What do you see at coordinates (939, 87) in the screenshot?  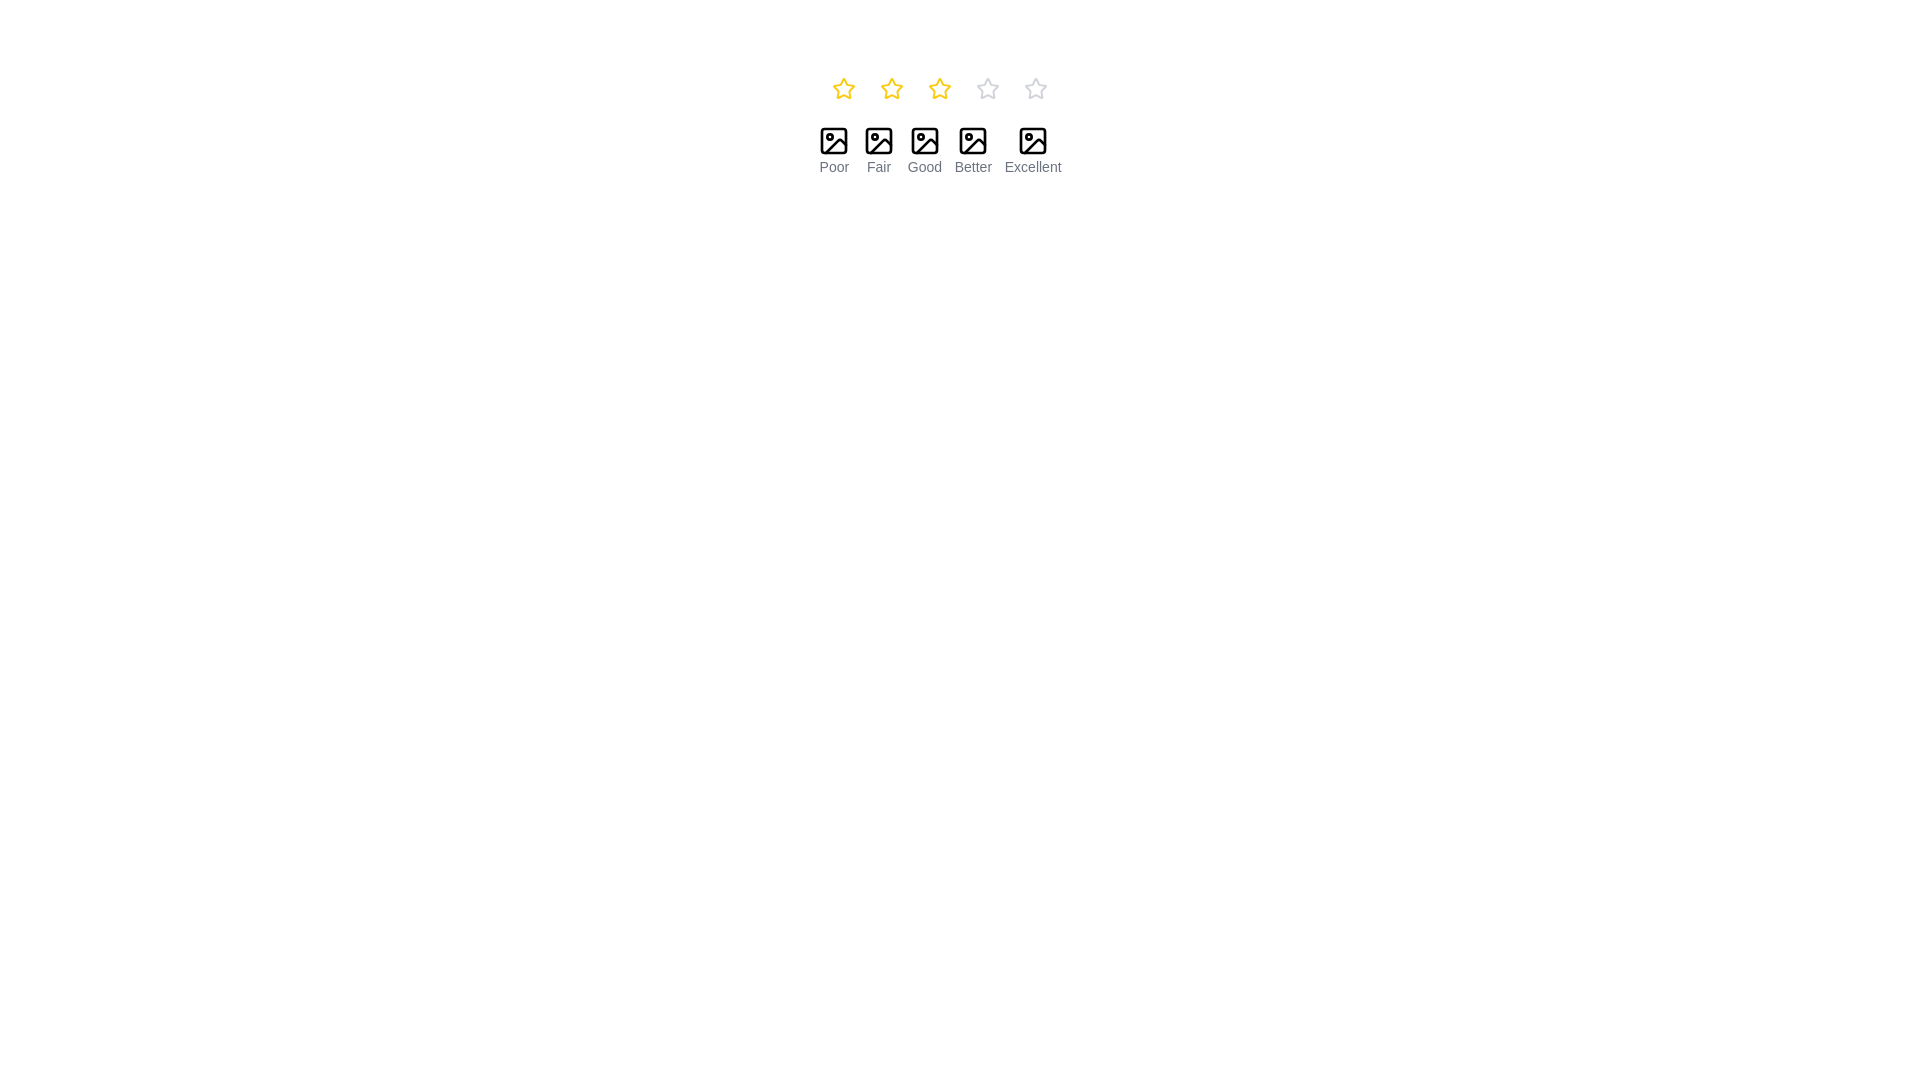 I see `the third rating star` at bounding box center [939, 87].